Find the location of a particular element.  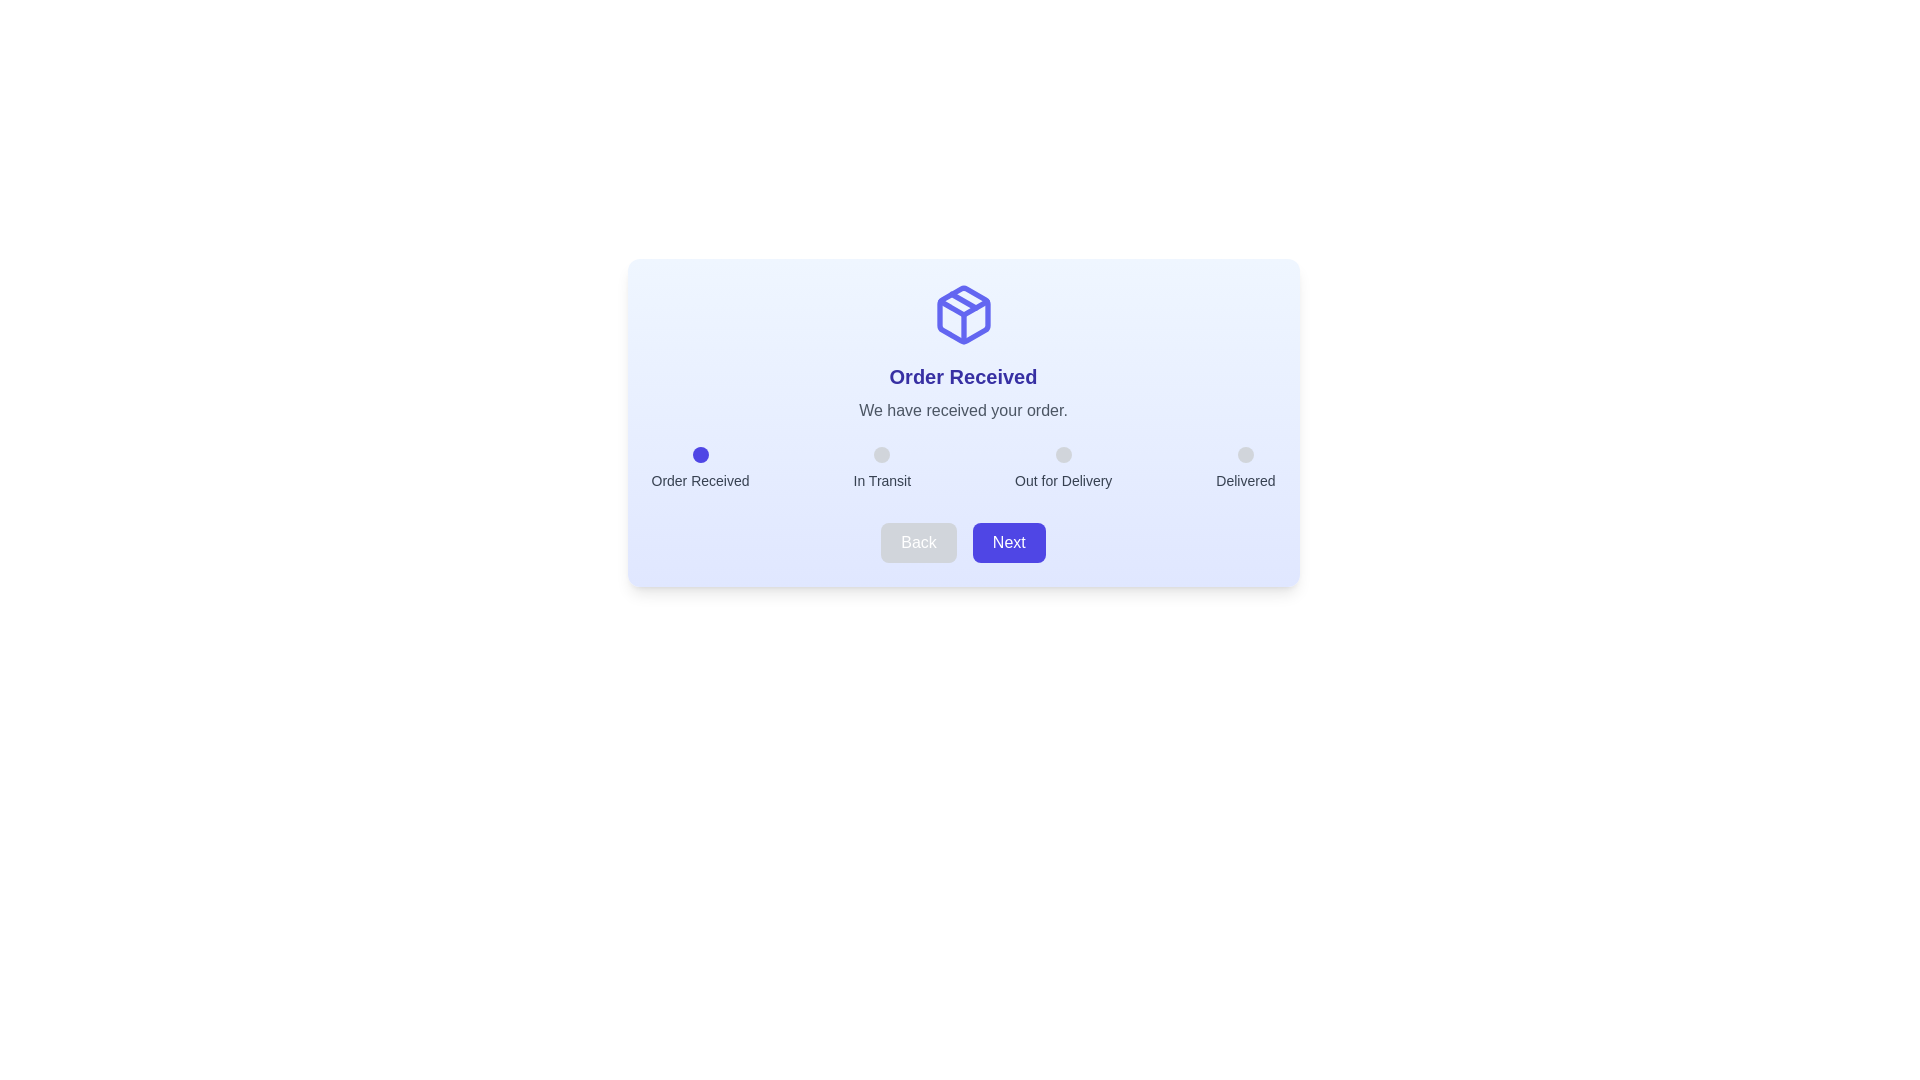

the step indicator for Out for Delivery to highlight it is located at coordinates (1062, 455).